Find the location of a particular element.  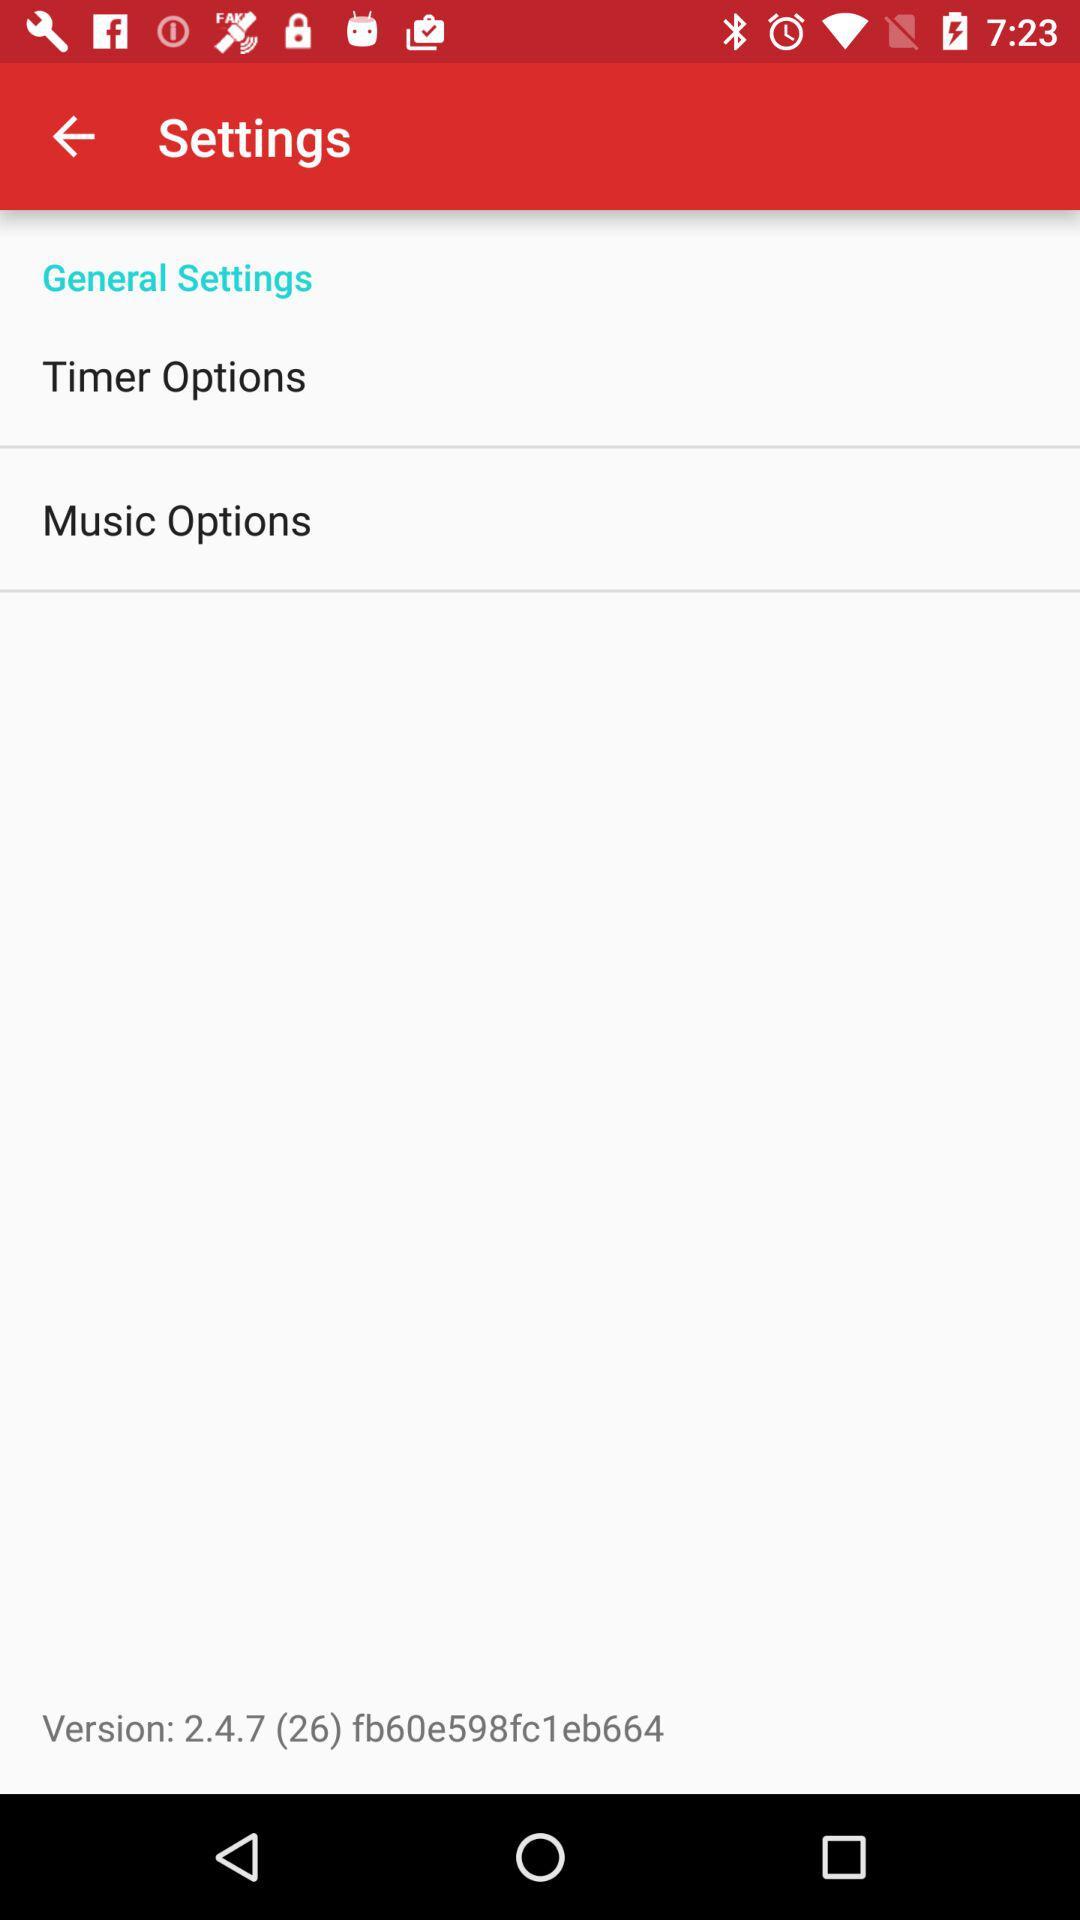

the item above the general settings is located at coordinates (72, 135).